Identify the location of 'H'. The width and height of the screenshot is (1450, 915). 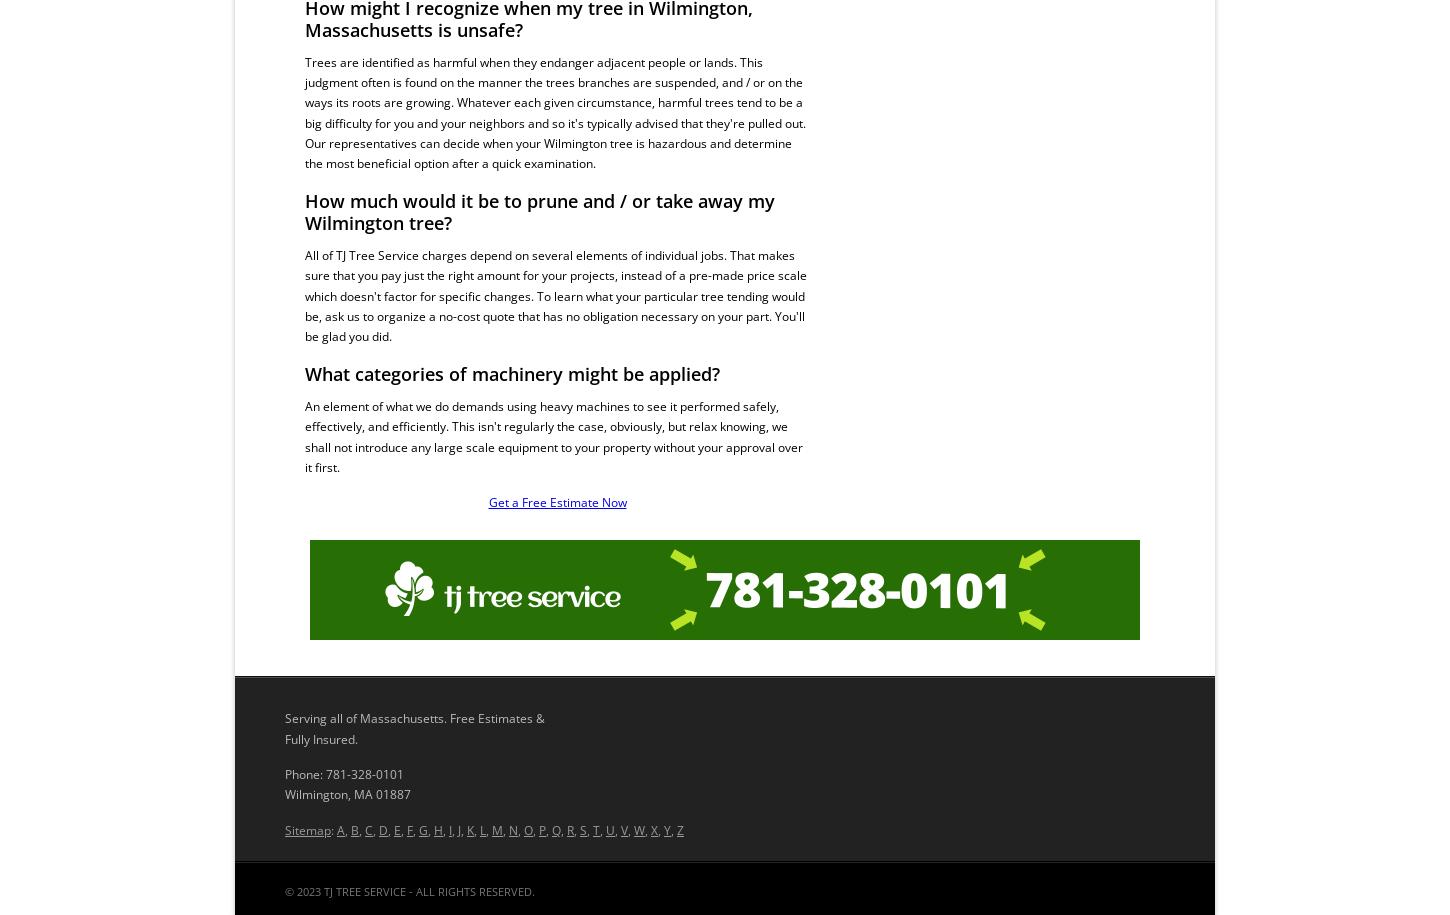
(432, 829).